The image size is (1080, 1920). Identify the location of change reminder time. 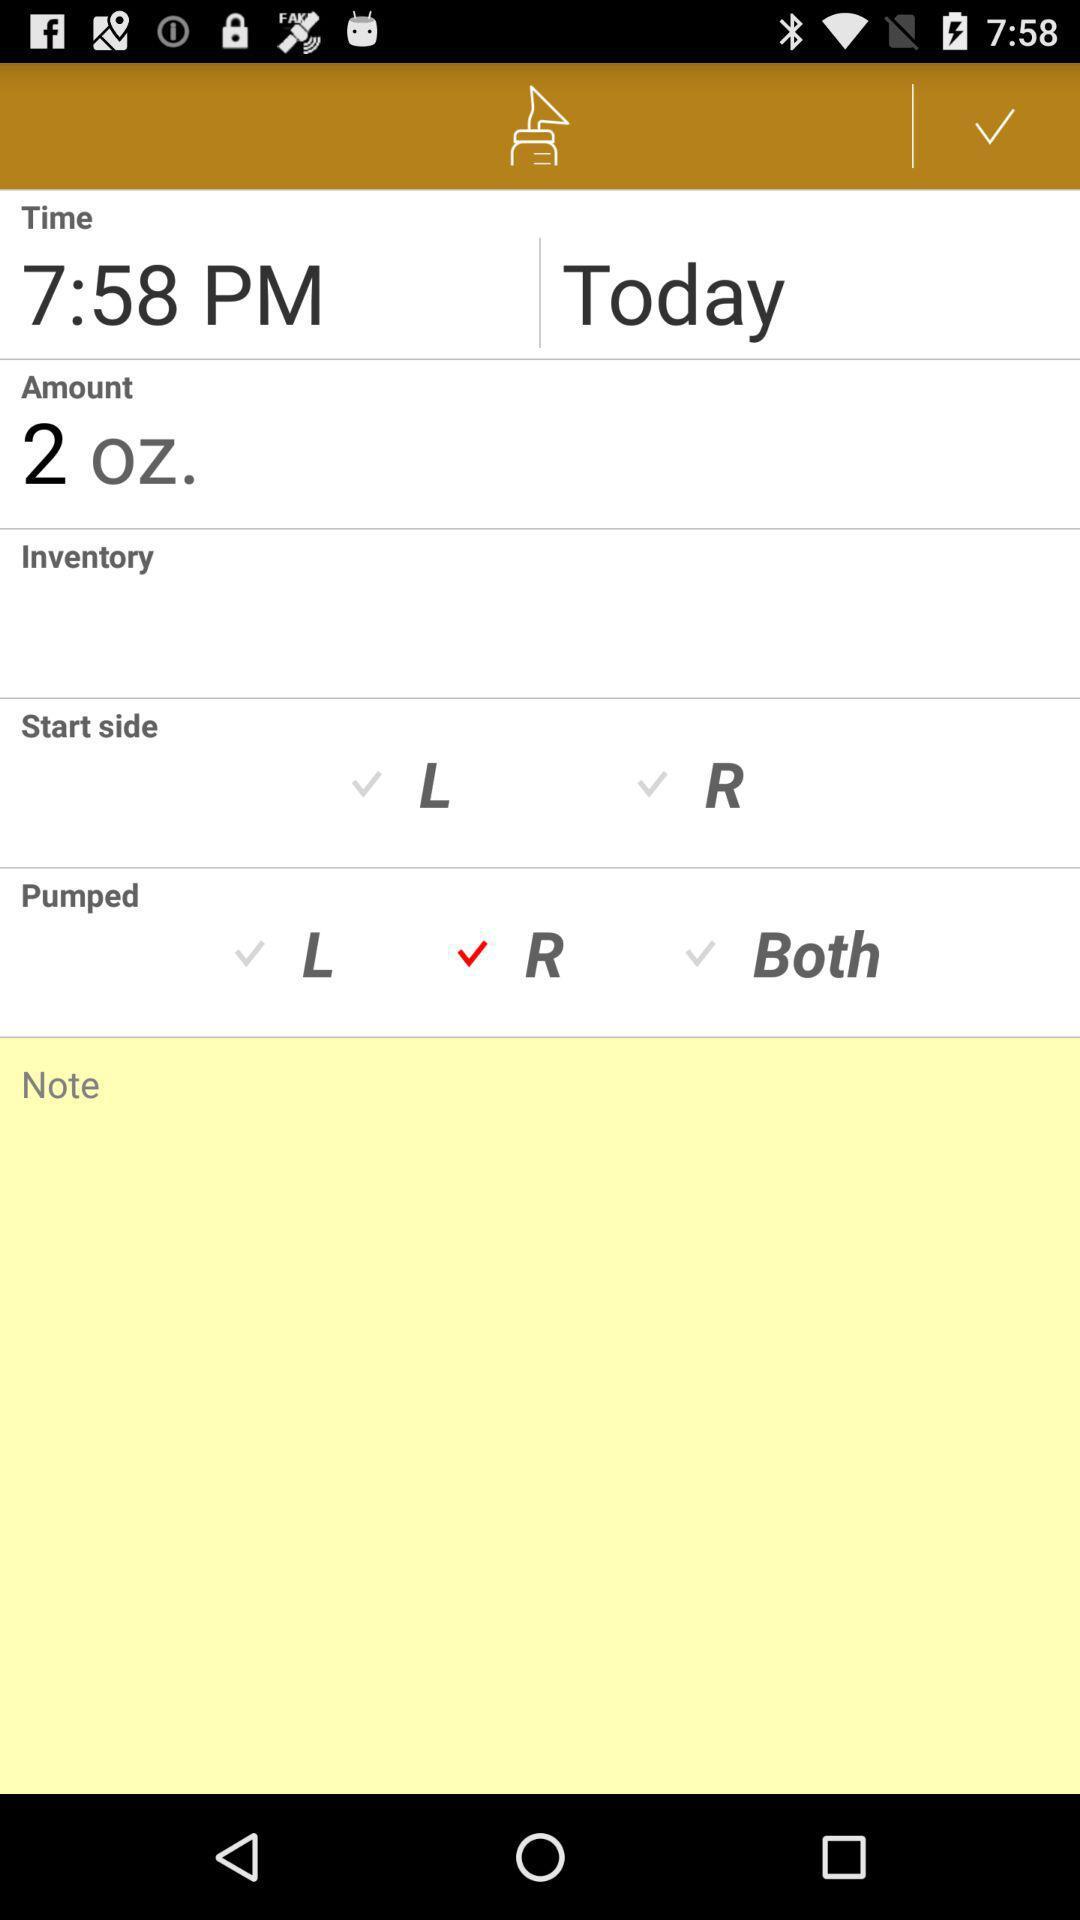
(268, 273).